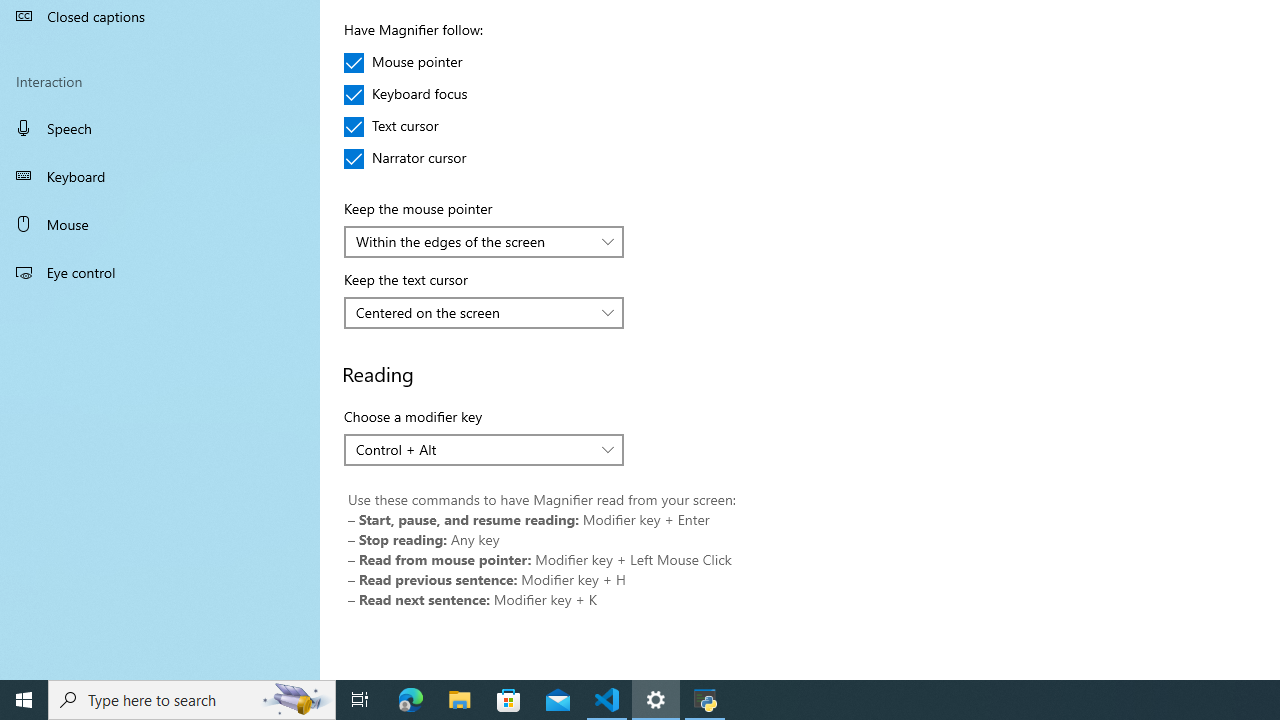  Describe the element at coordinates (160, 127) in the screenshot. I see `'Speech'` at that location.